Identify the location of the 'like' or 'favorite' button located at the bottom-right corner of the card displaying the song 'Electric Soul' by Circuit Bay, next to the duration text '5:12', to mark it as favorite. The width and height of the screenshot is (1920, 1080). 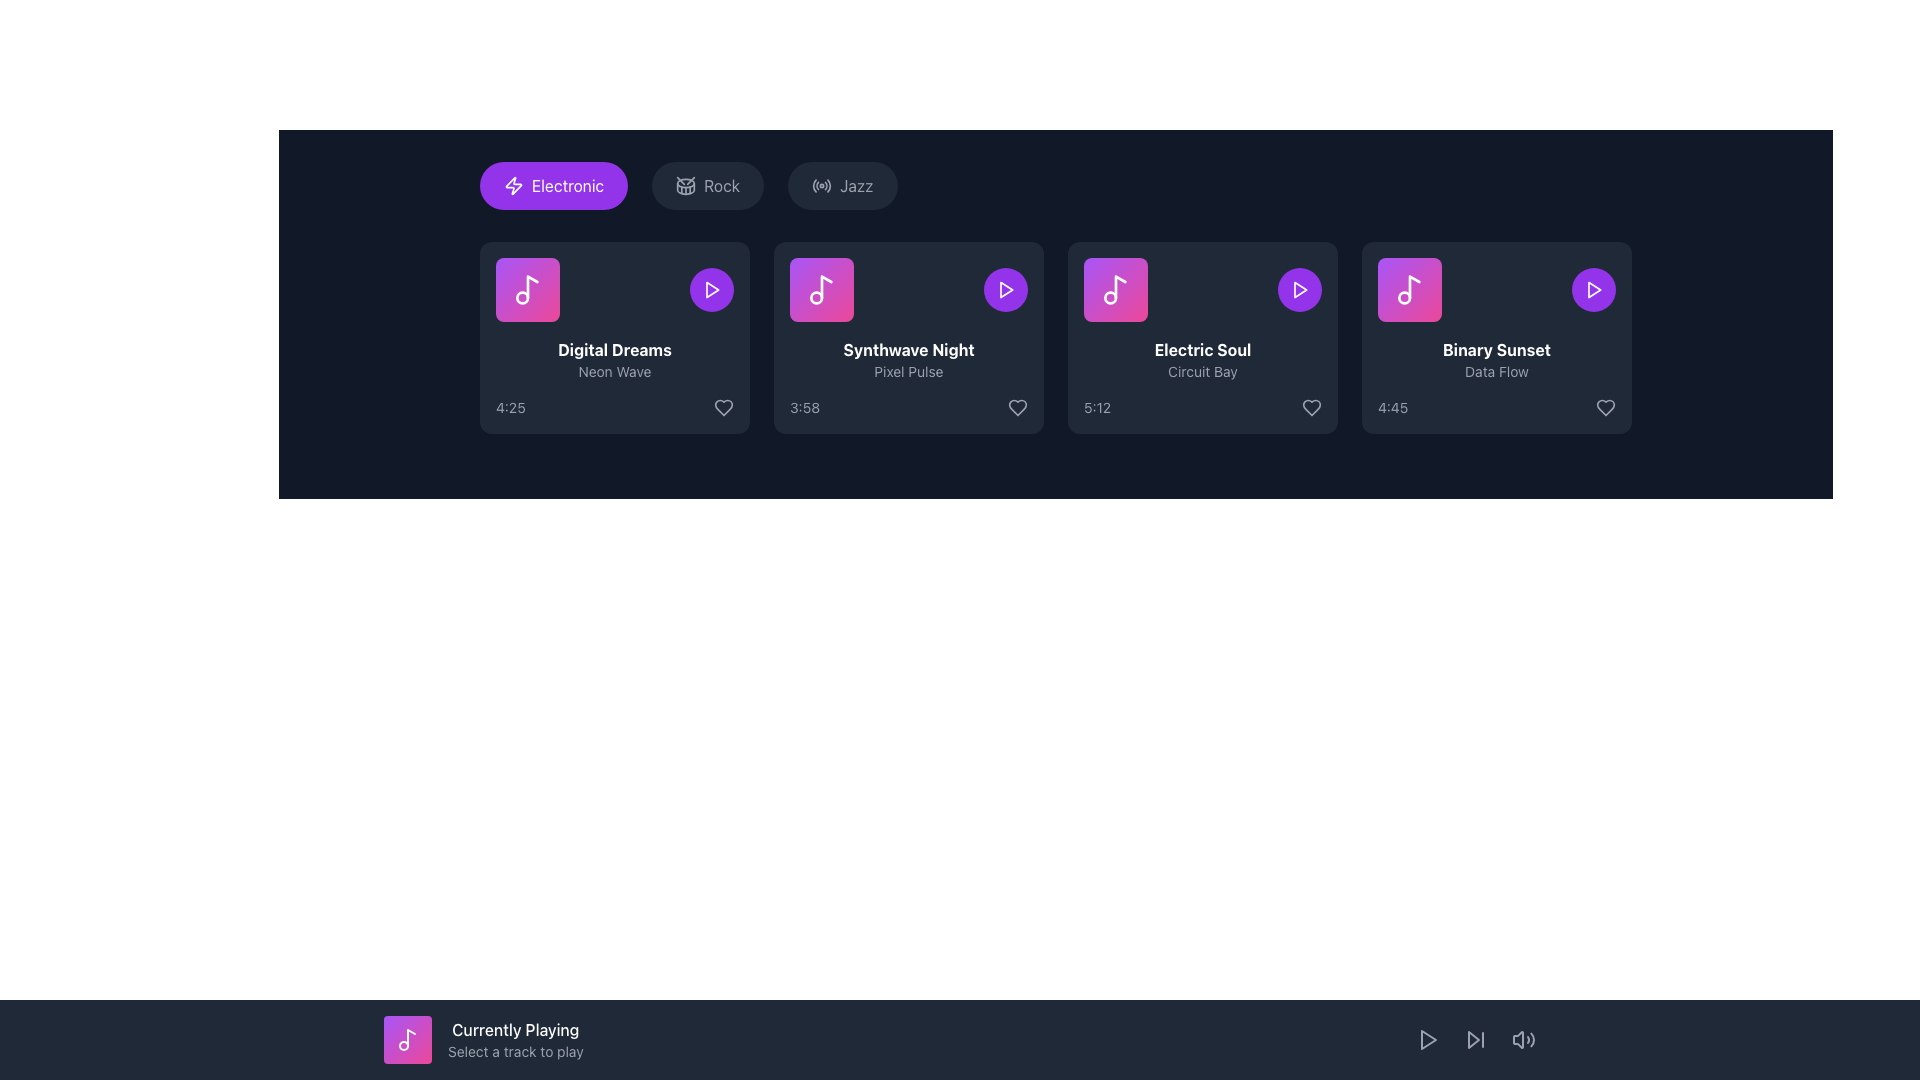
(1311, 407).